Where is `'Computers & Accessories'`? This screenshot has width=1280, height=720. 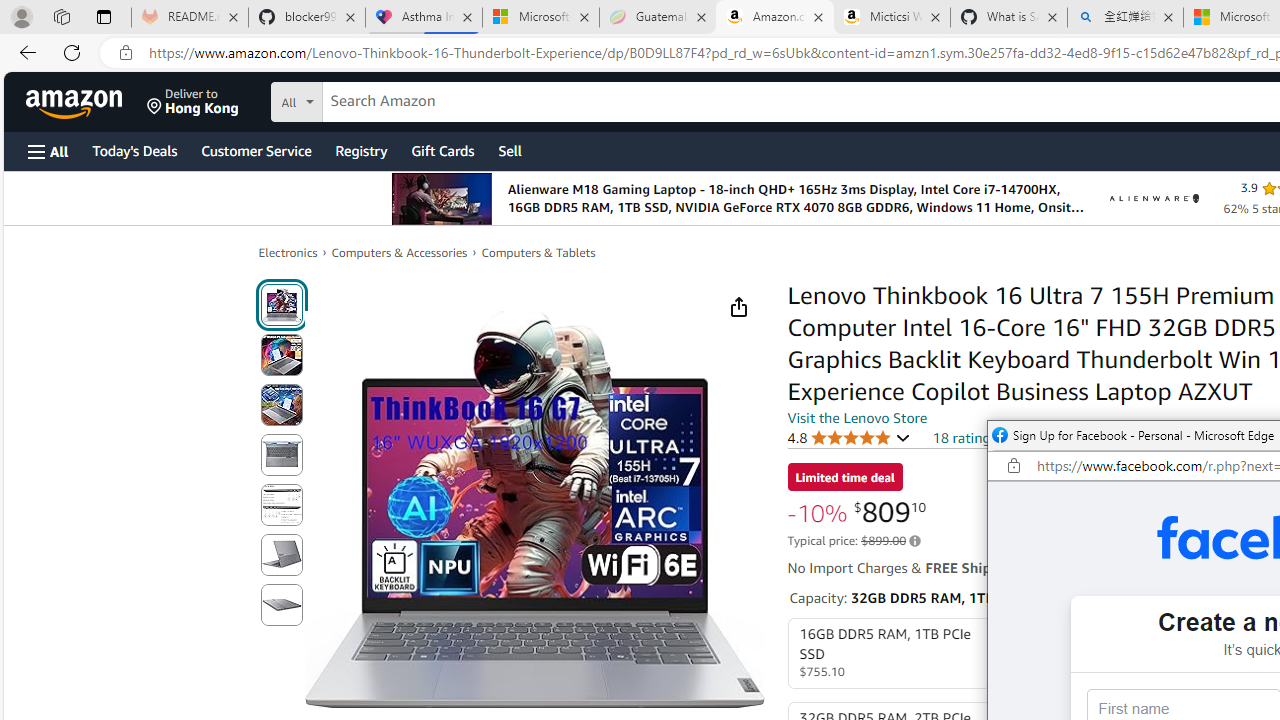
'Computers & Accessories' is located at coordinates (400, 251).